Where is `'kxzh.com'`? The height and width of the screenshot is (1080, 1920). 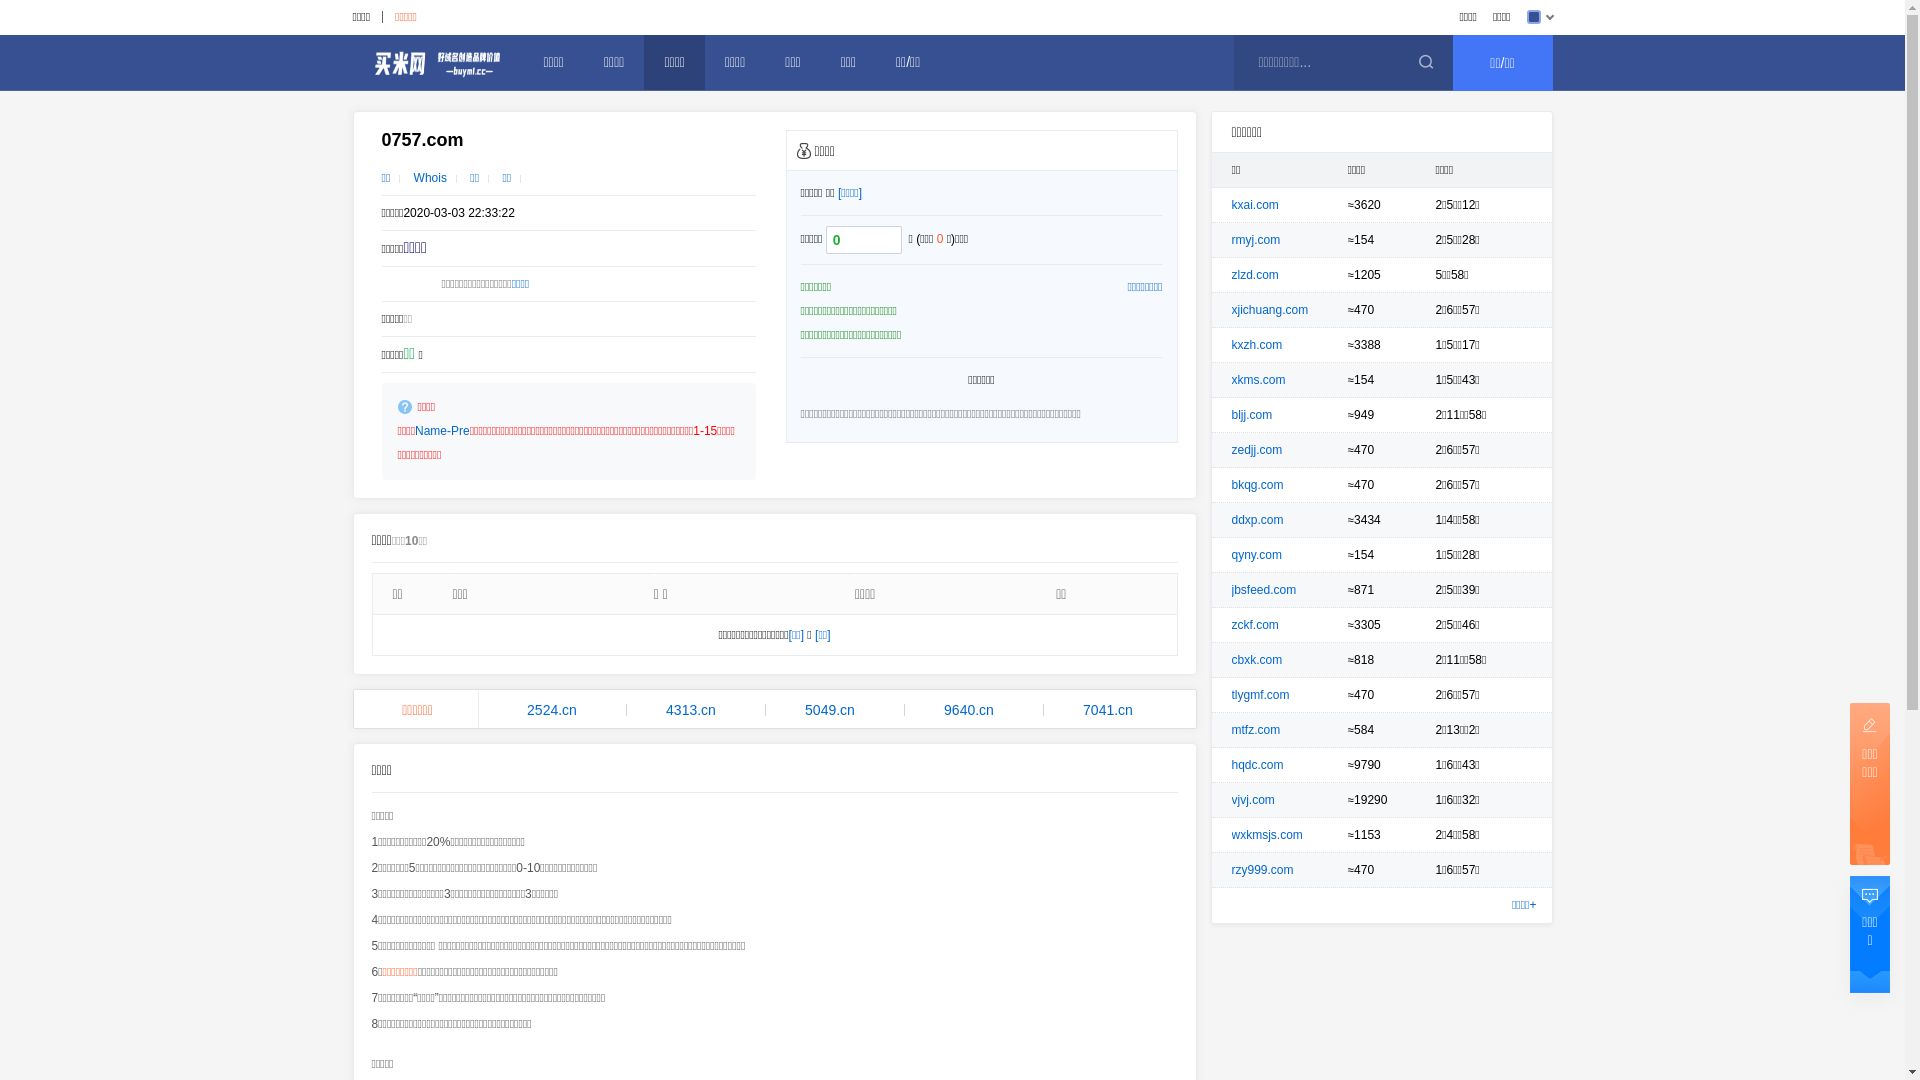 'kxzh.com' is located at coordinates (1256, 343).